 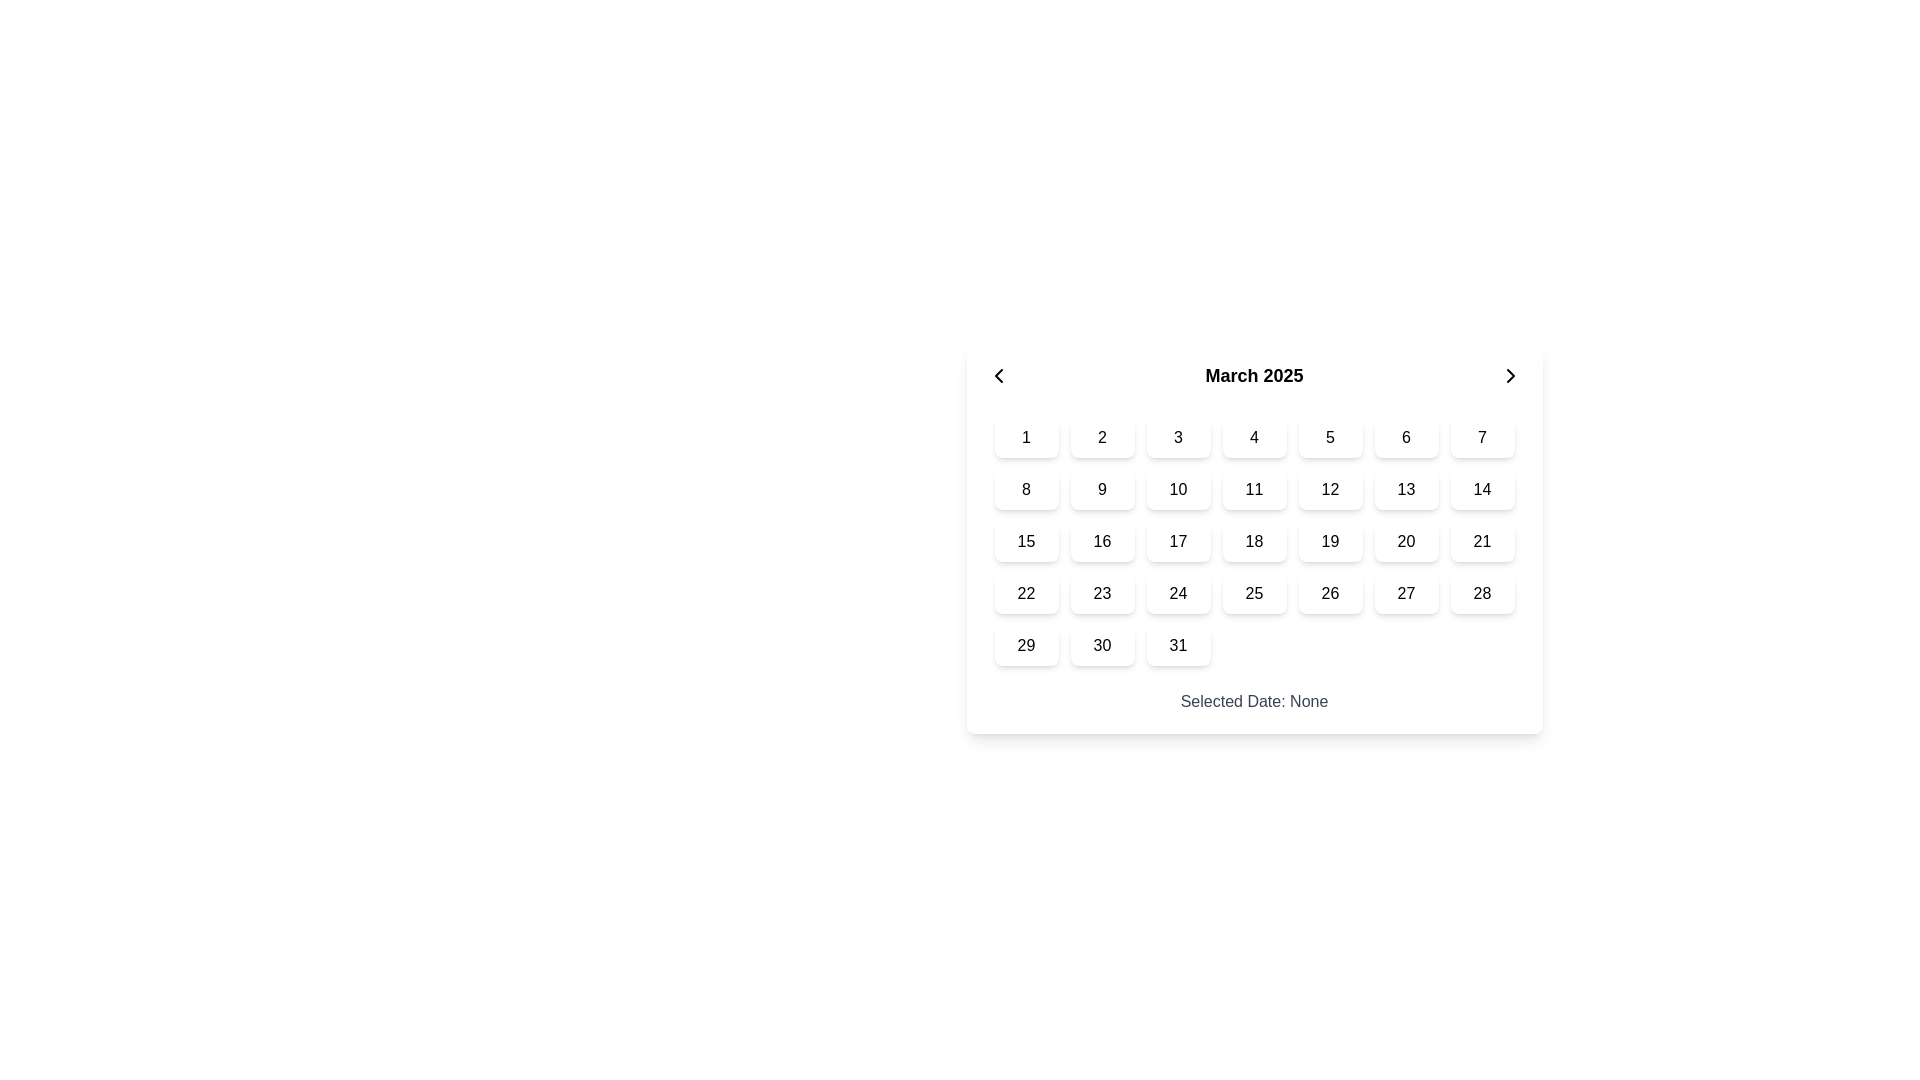 What do you see at coordinates (1178, 593) in the screenshot?
I see `the selectable date button '24' in the calendar grid under 'March 2025'` at bounding box center [1178, 593].